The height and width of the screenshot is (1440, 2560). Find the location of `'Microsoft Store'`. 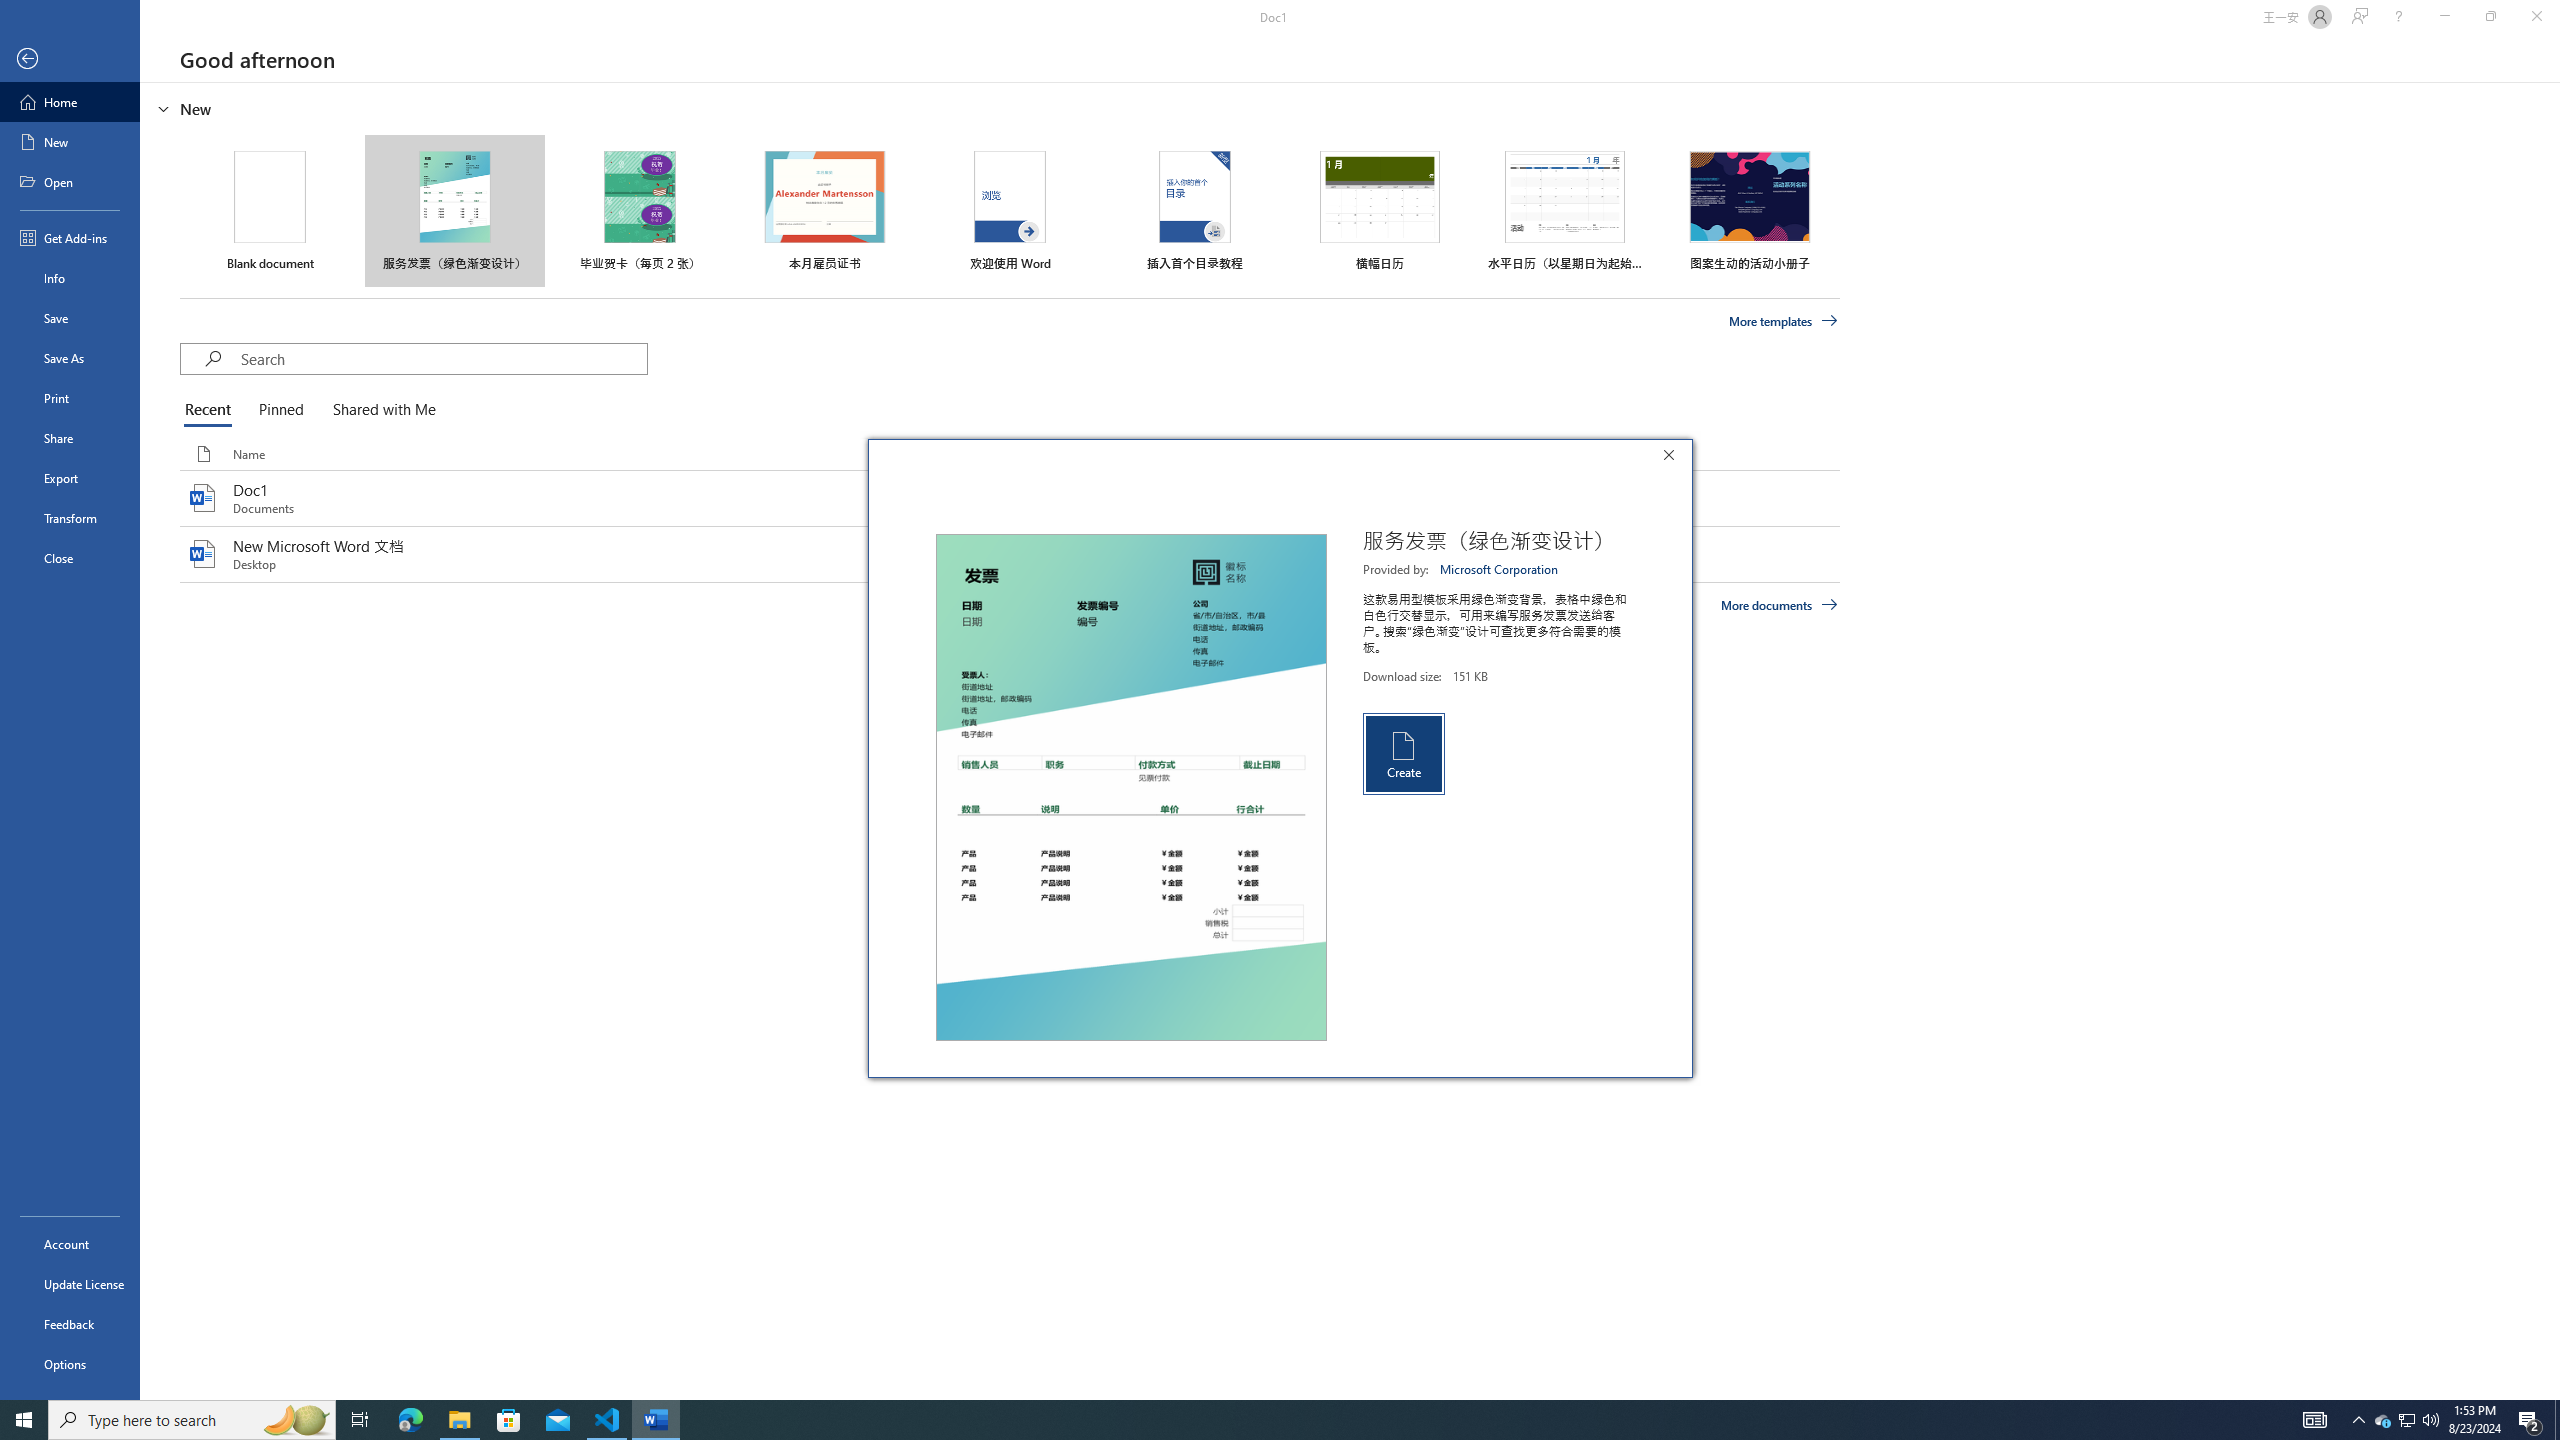

'Microsoft Store' is located at coordinates (509, 1418).